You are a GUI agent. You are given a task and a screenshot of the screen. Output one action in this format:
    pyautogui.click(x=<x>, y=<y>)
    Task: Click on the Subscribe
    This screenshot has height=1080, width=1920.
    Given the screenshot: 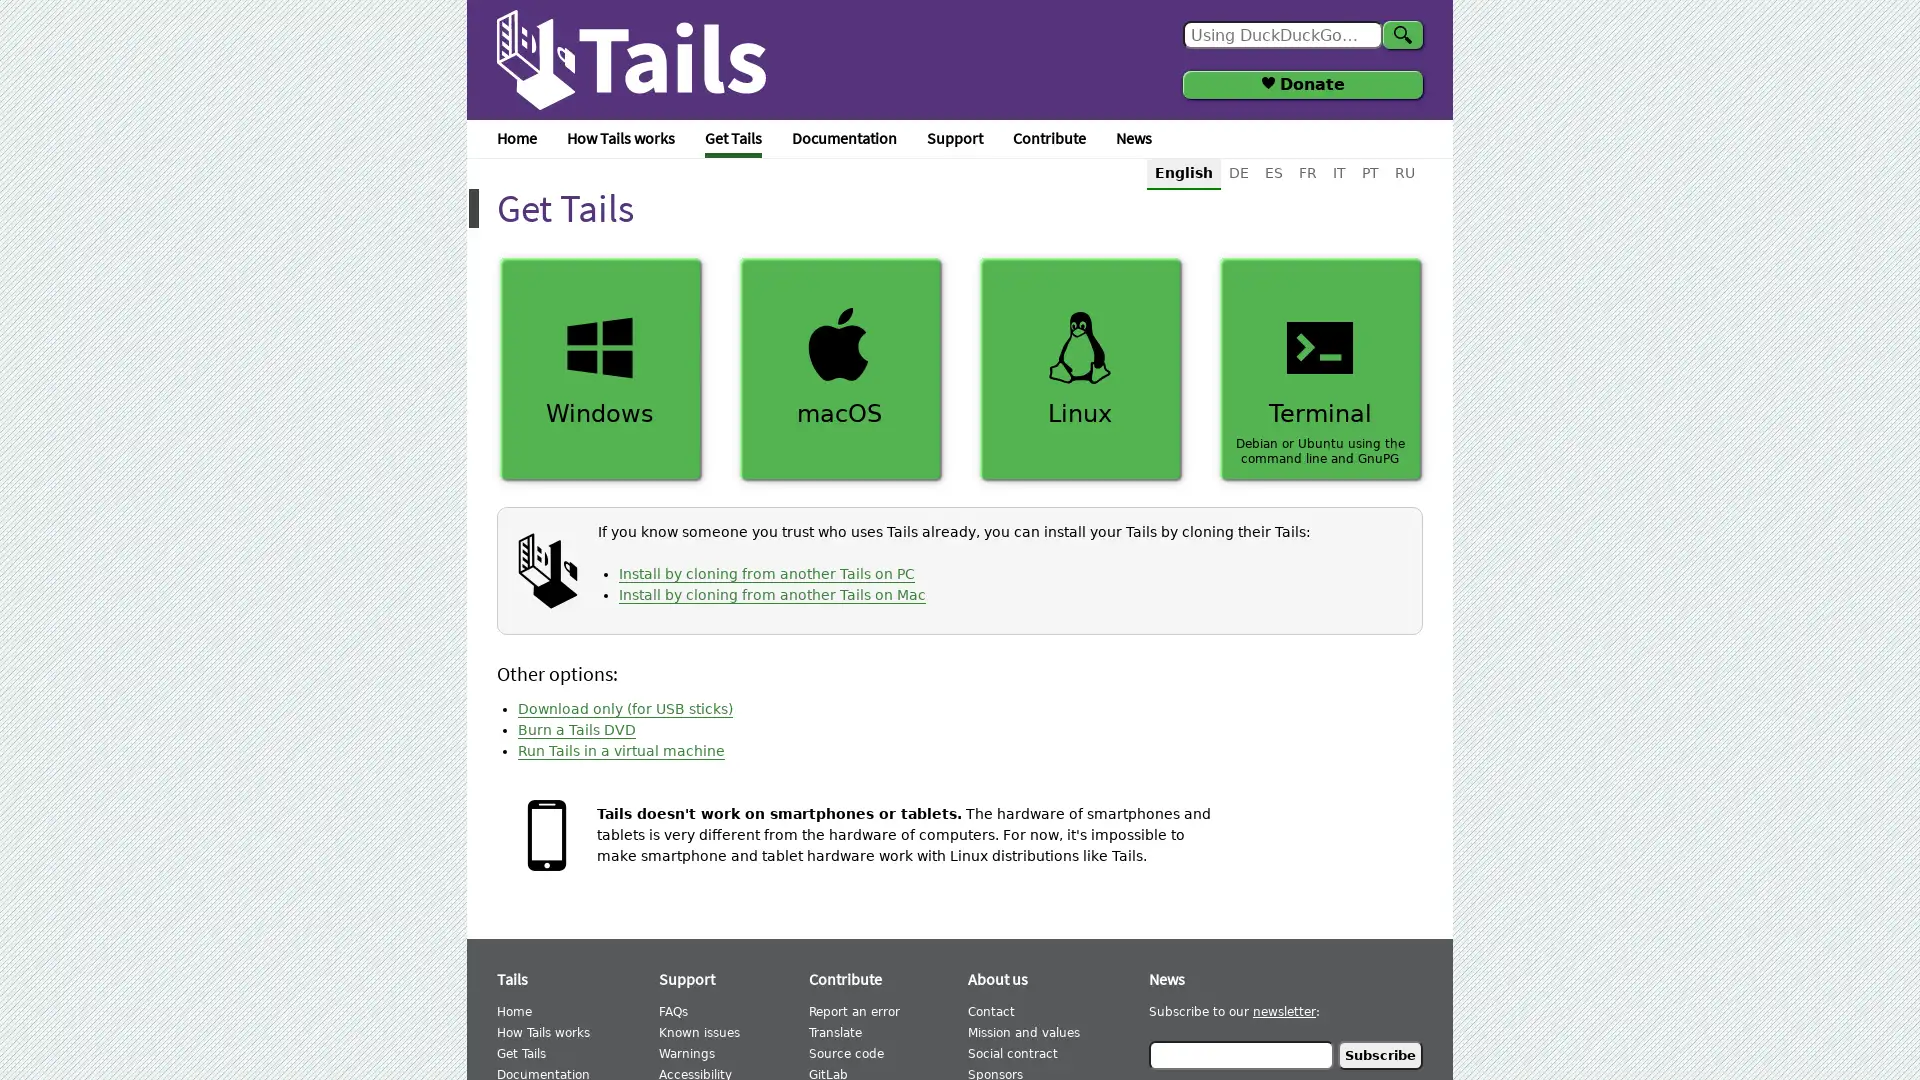 What is the action you would take?
    pyautogui.click(x=1379, y=1054)
    